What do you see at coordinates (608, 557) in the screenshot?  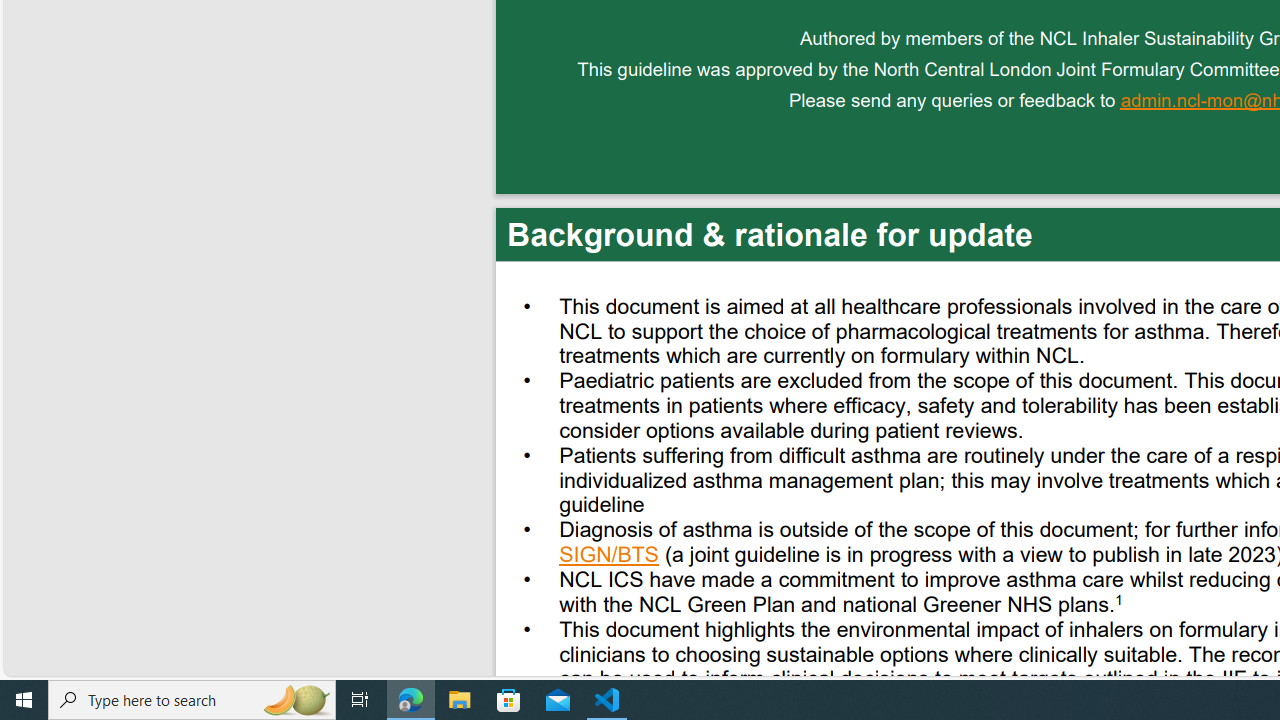 I see `'SIGN/BTS'` at bounding box center [608, 557].